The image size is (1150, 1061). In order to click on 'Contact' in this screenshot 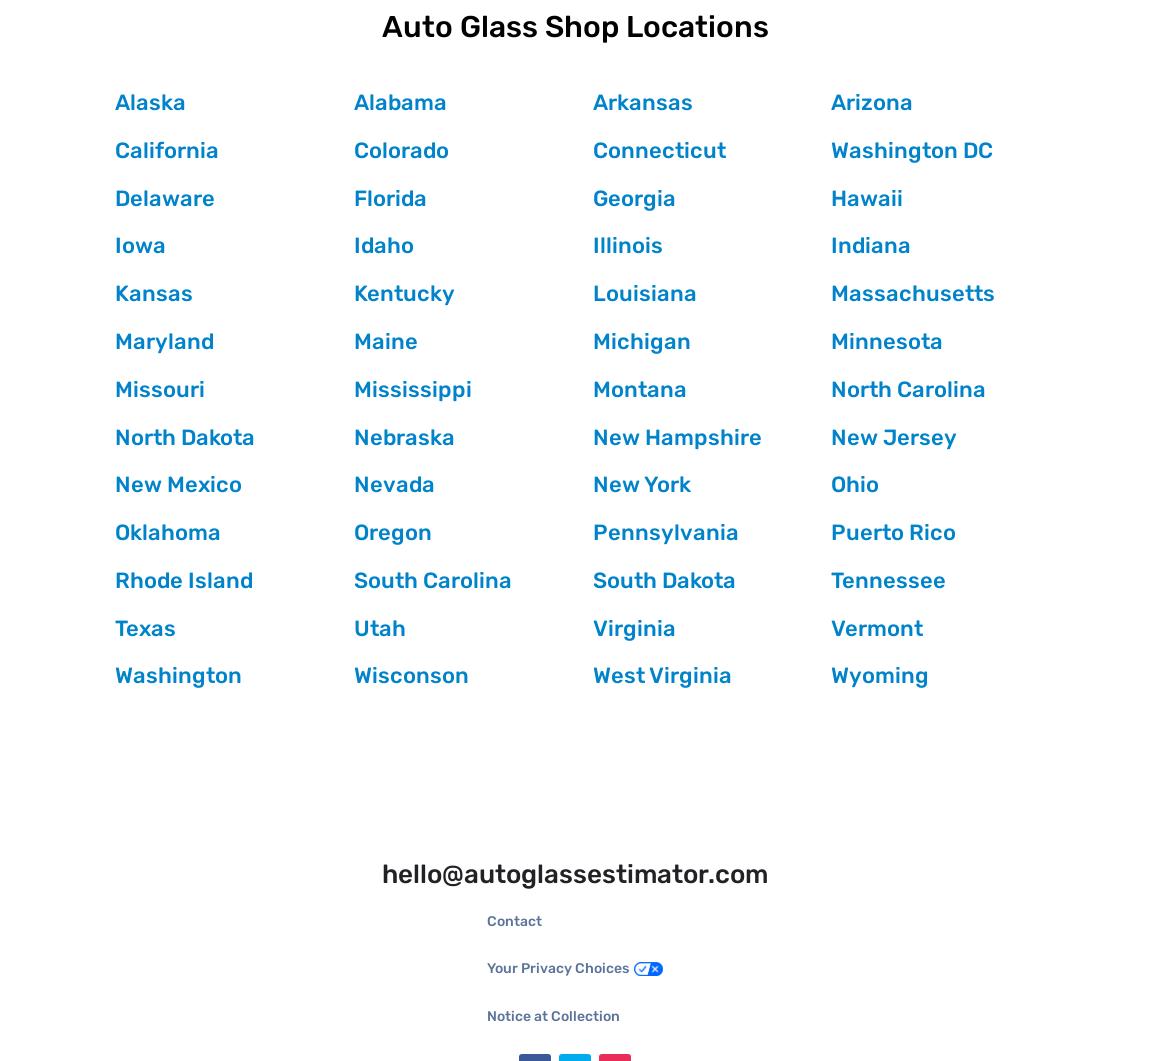, I will do `click(487, 919)`.